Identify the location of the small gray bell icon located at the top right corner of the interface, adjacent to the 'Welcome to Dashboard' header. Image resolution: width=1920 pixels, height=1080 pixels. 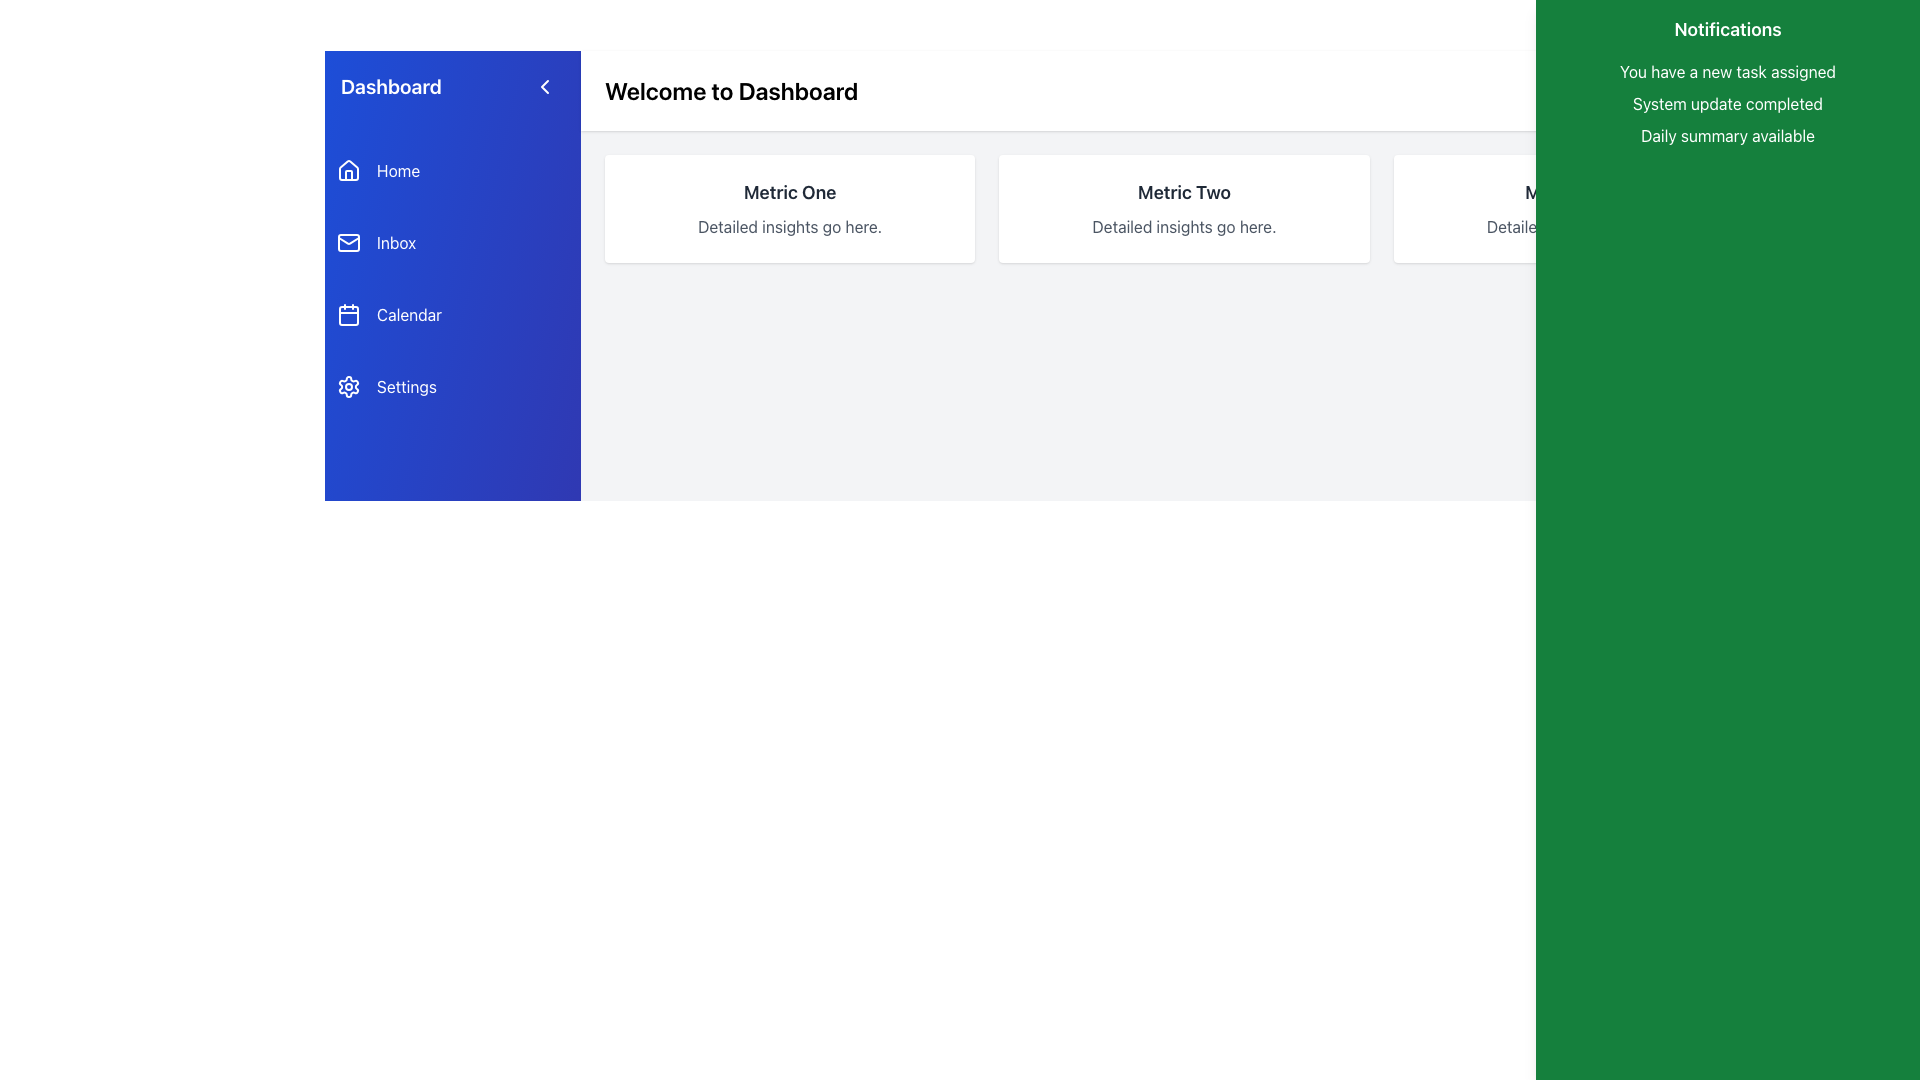
(1751, 91).